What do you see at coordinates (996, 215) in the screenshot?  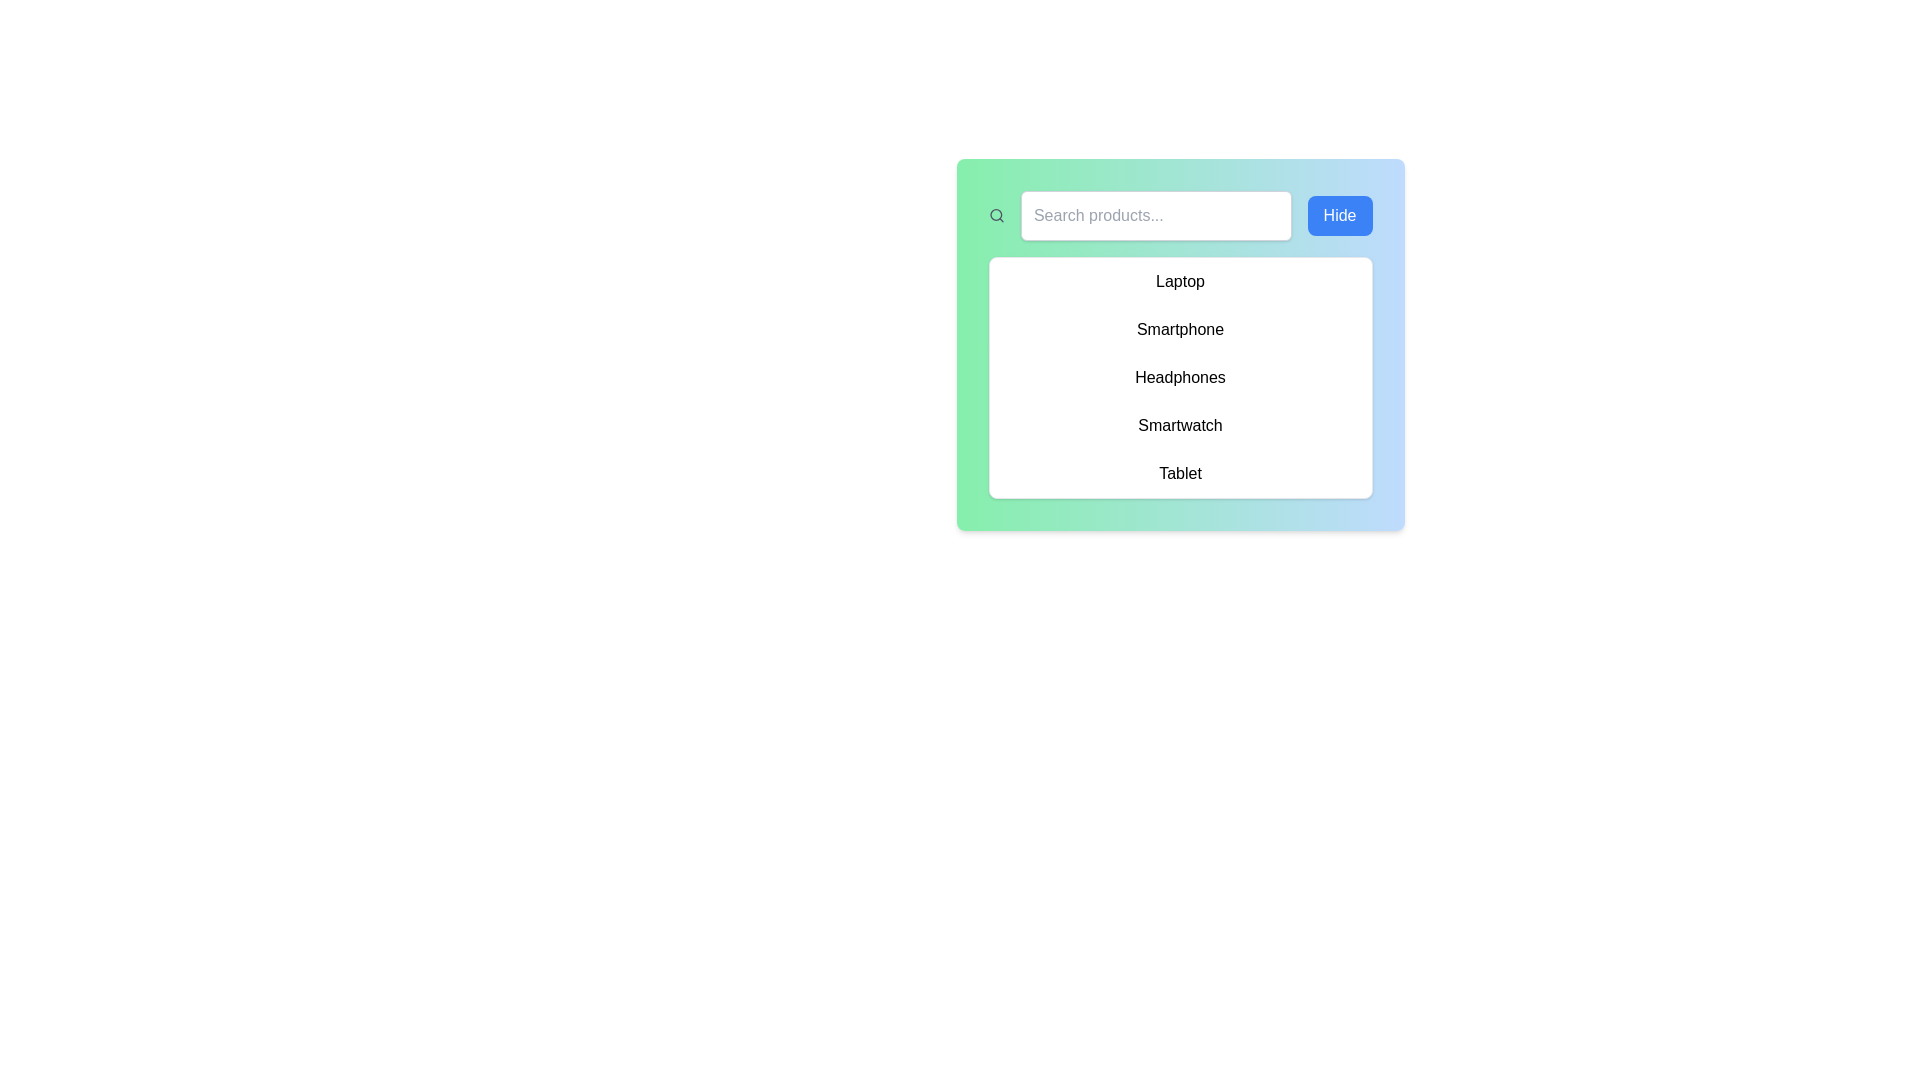 I see `the circular magnifying lens icon representing the search function located in the top-left corner of the green-gradient panel` at bounding box center [996, 215].